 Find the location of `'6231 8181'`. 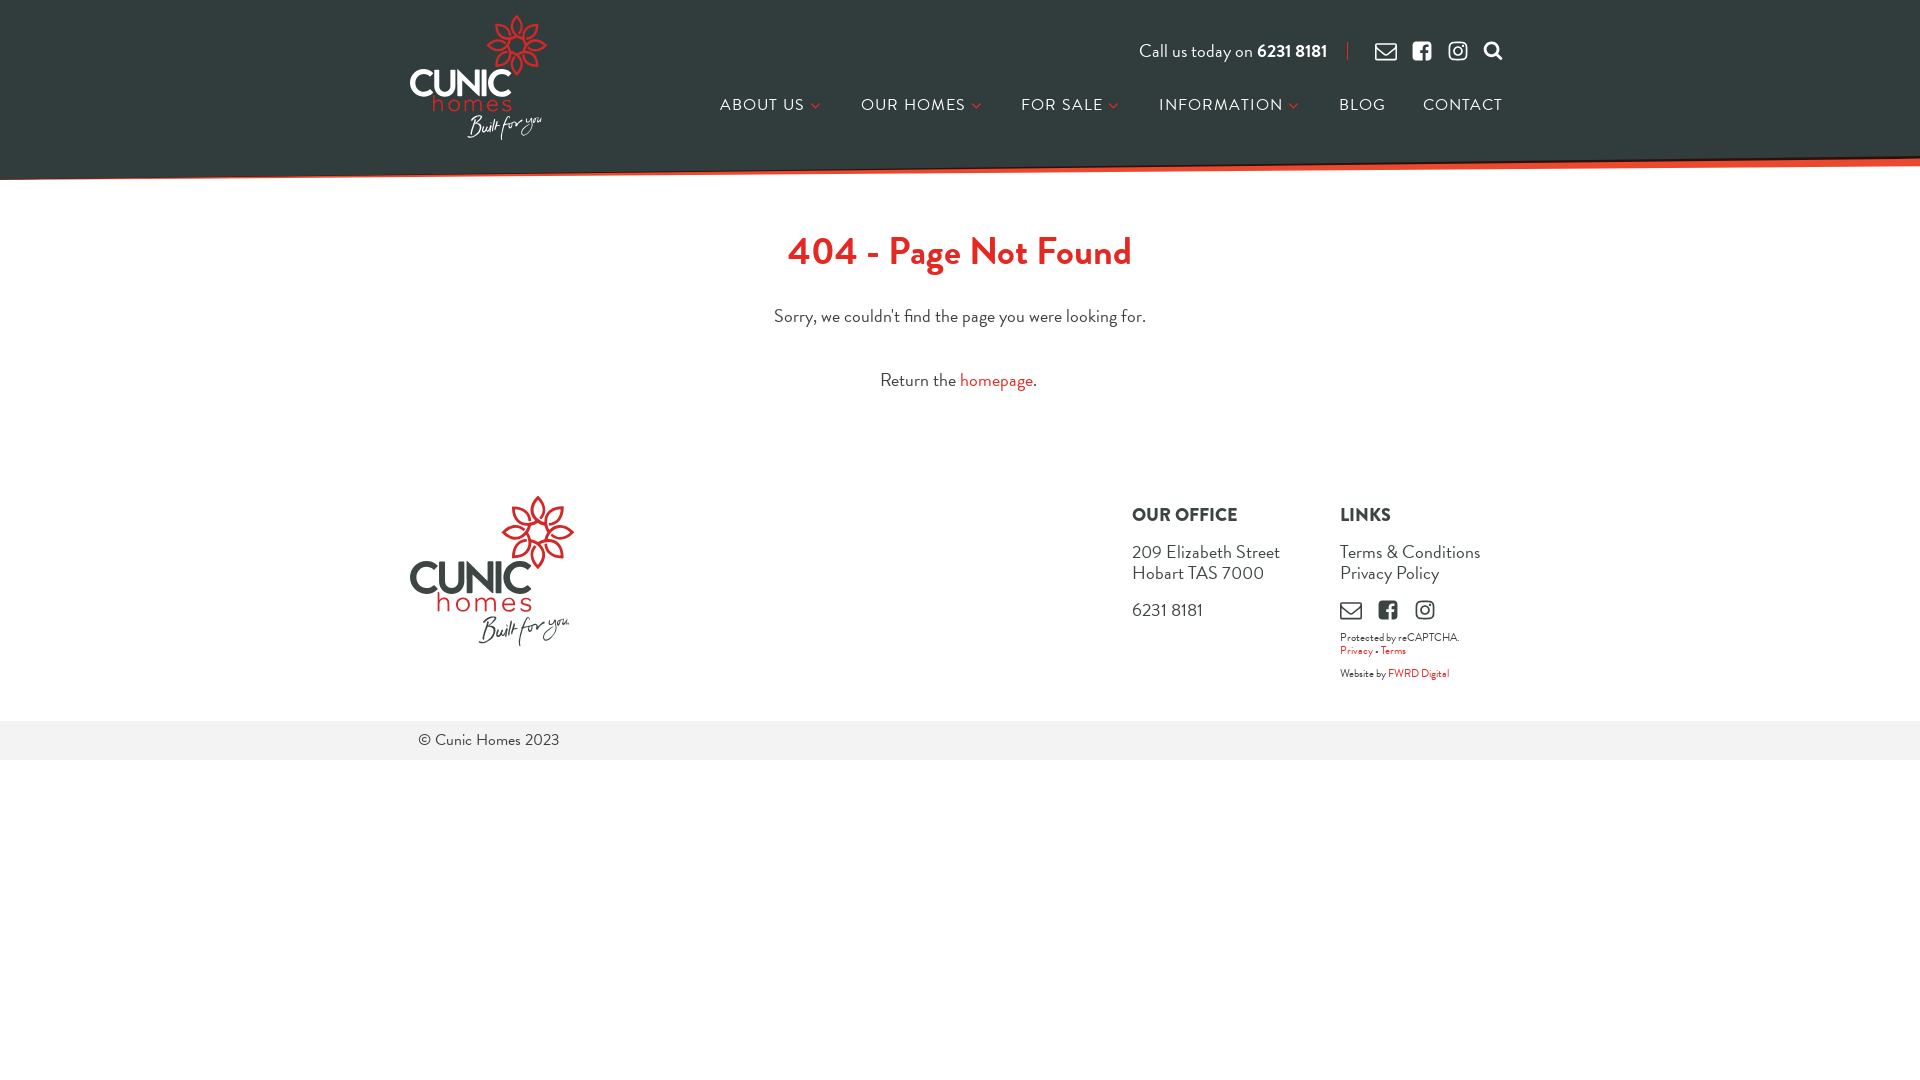

'6231 8181' is located at coordinates (1291, 49).